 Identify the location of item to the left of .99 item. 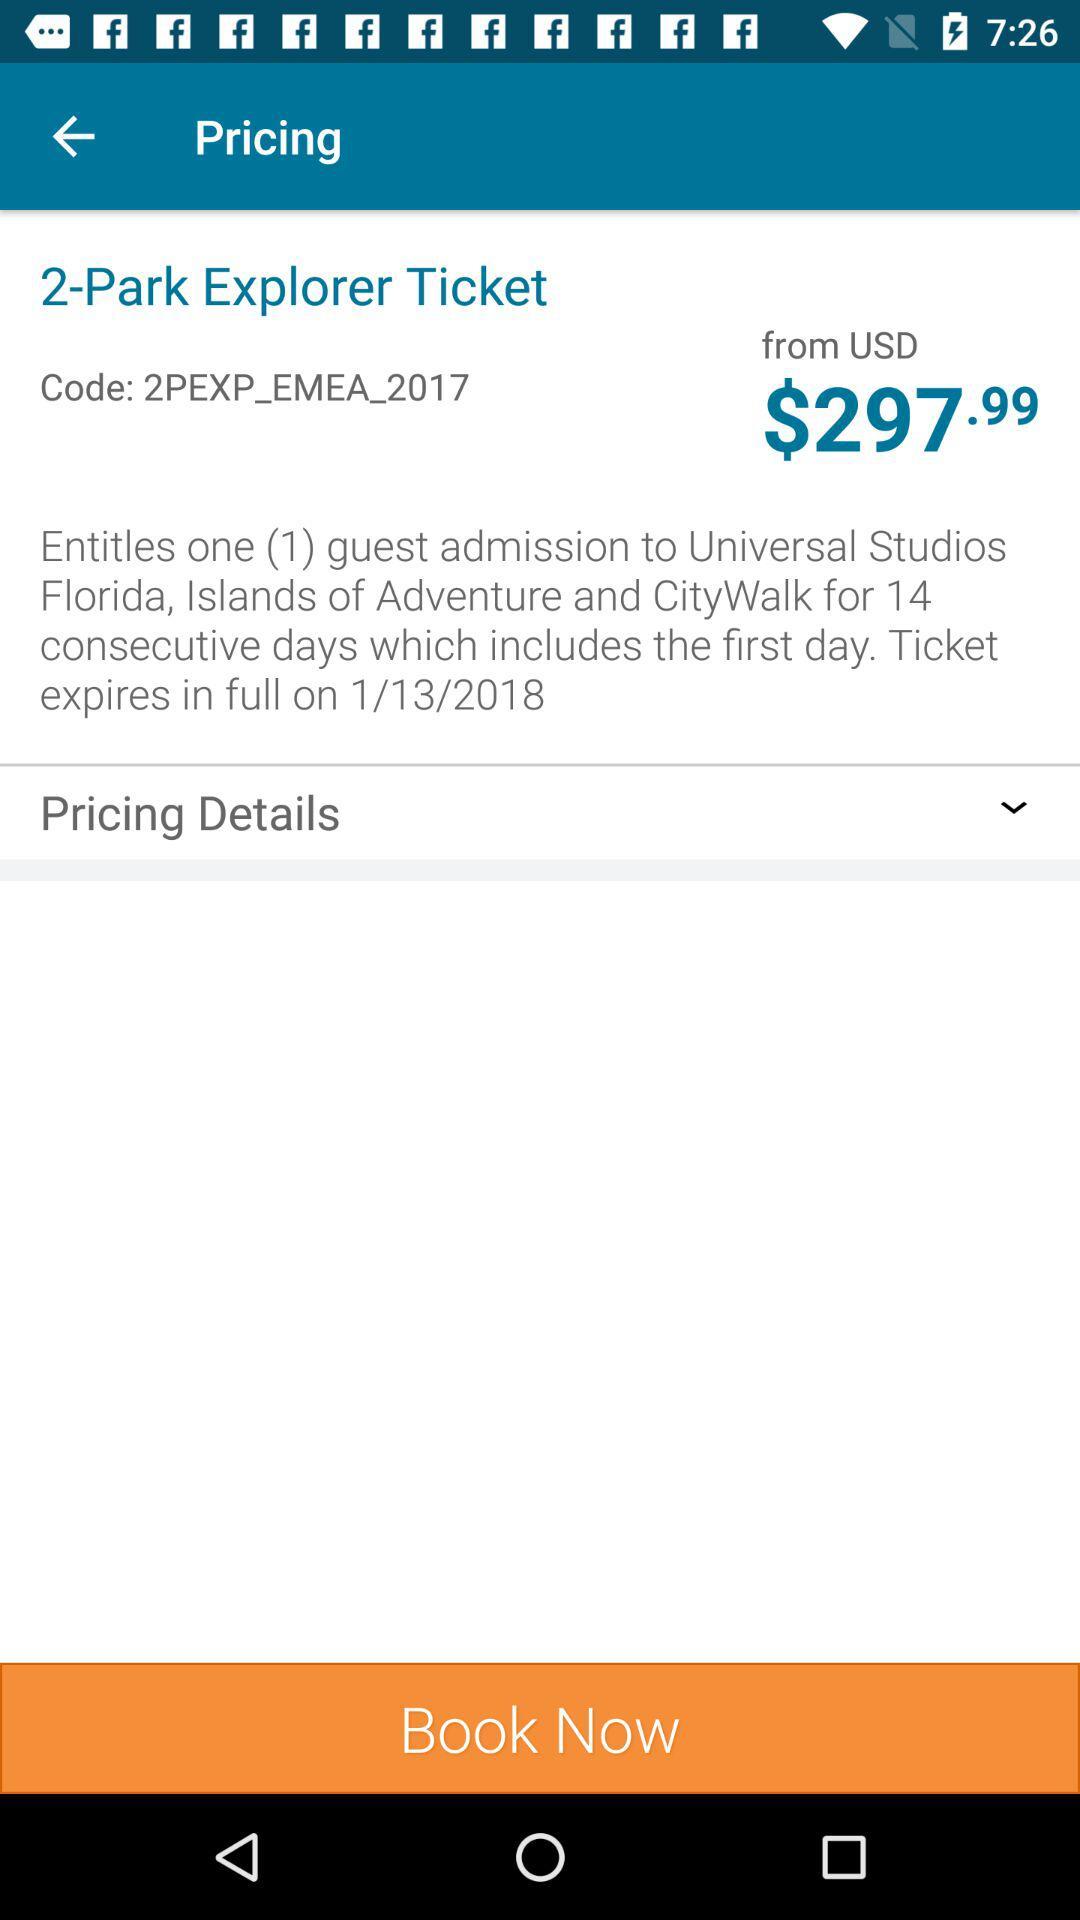
(840, 344).